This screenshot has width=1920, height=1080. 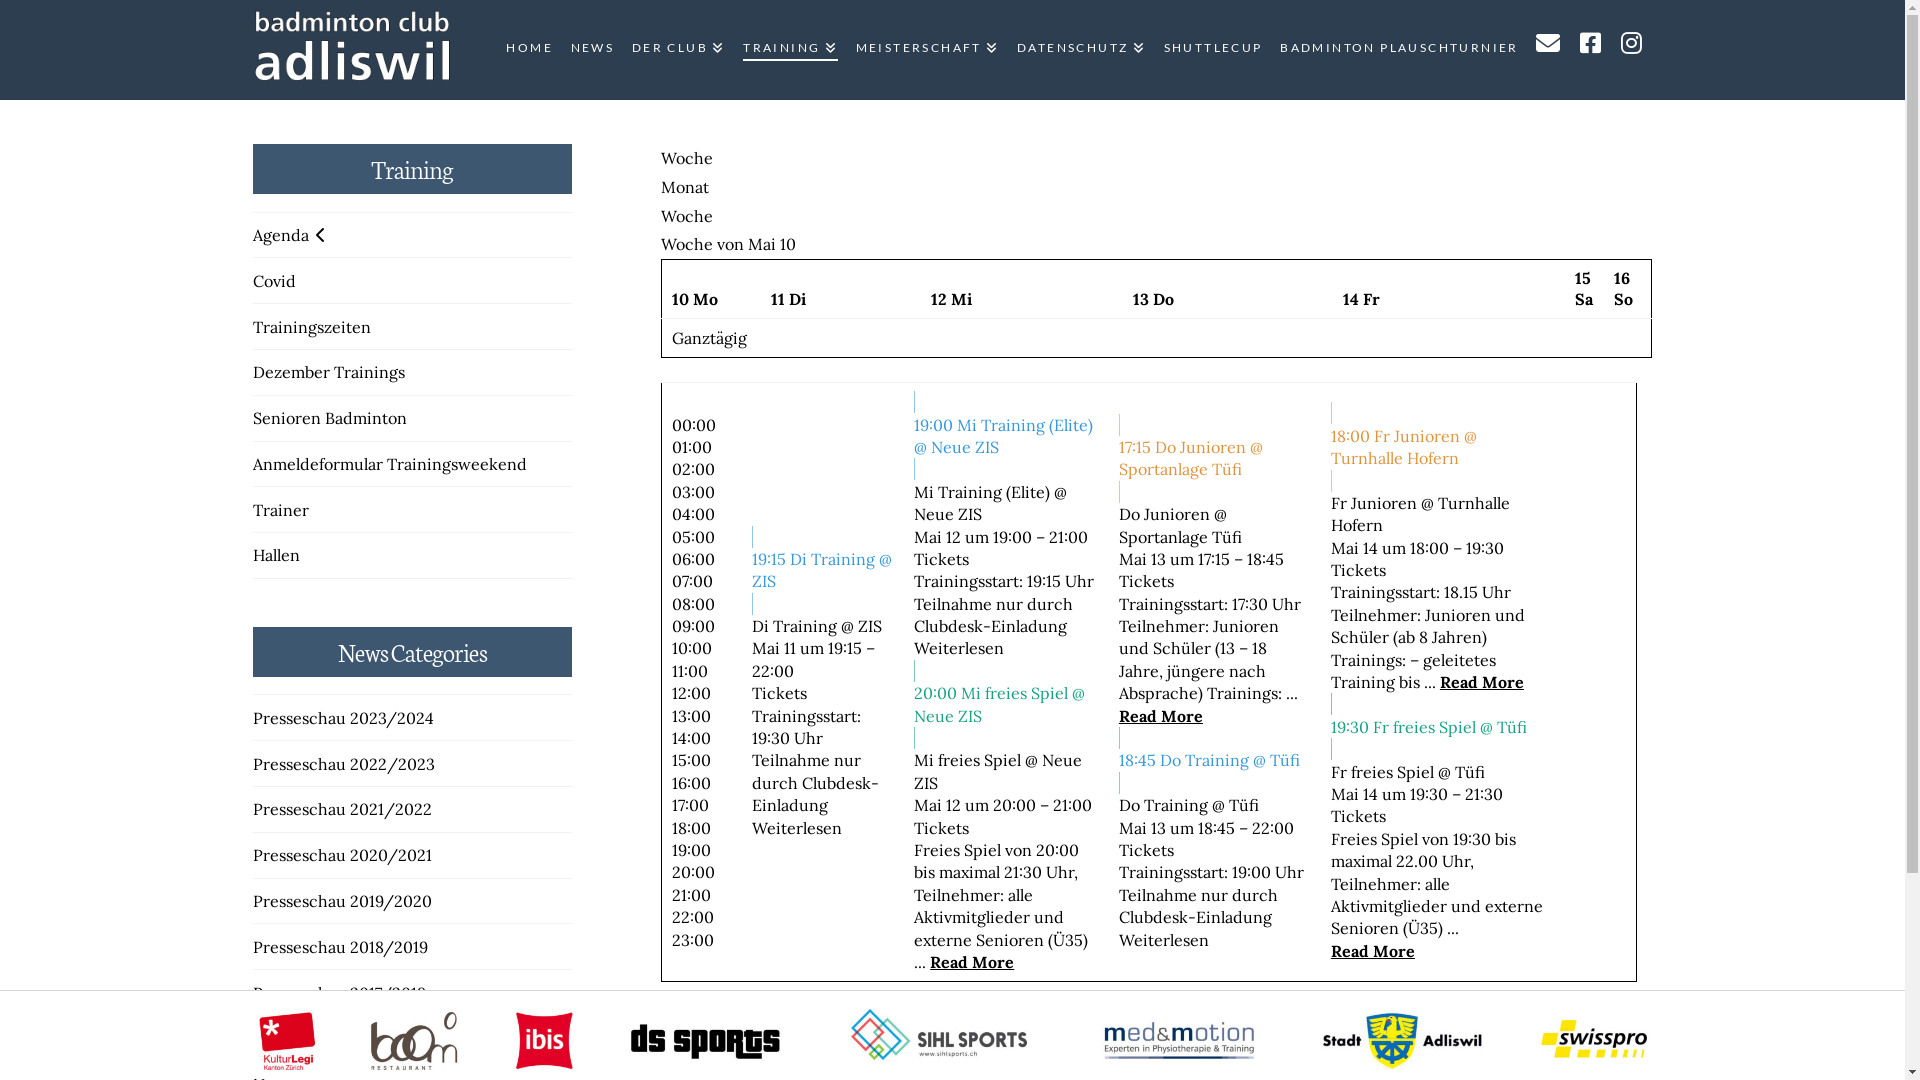 What do you see at coordinates (272, 281) in the screenshot?
I see `'Covid'` at bounding box center [272, 281].